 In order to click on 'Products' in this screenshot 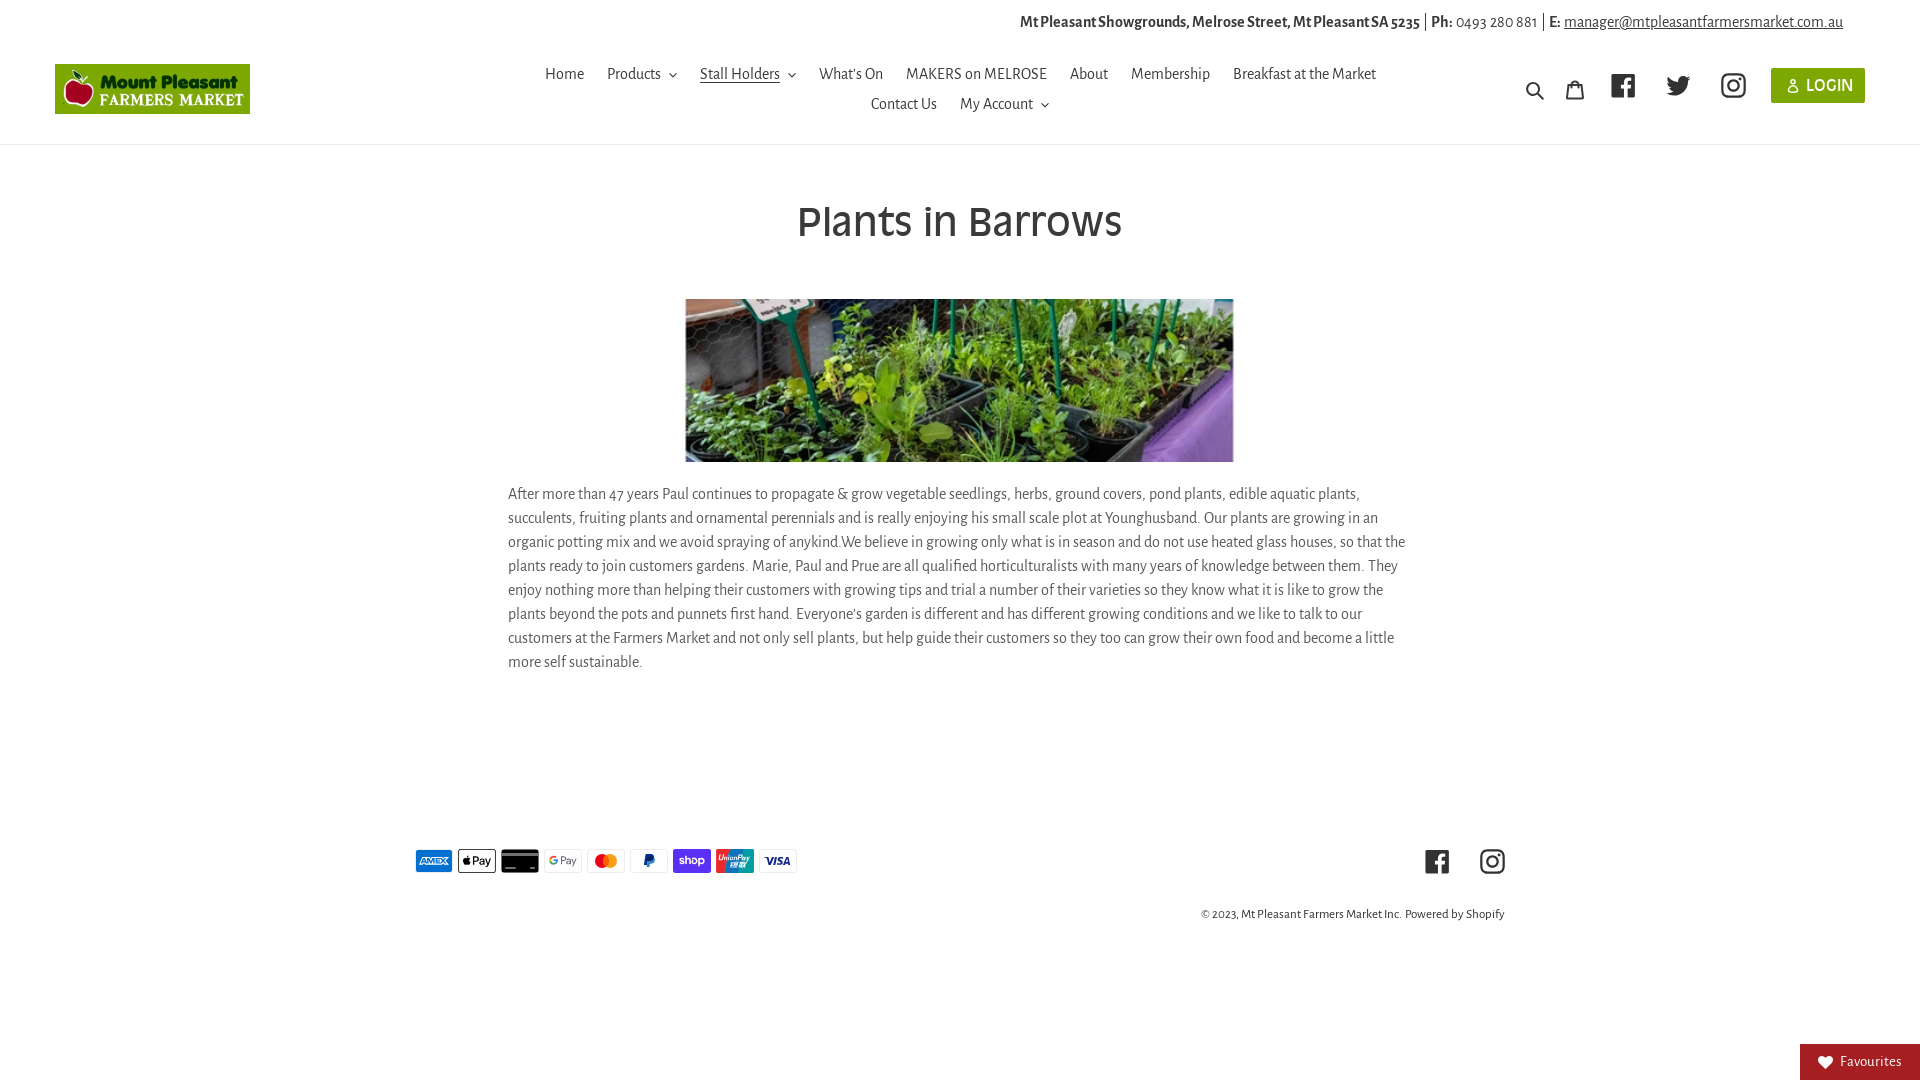, I will do `click(641, 72)`.